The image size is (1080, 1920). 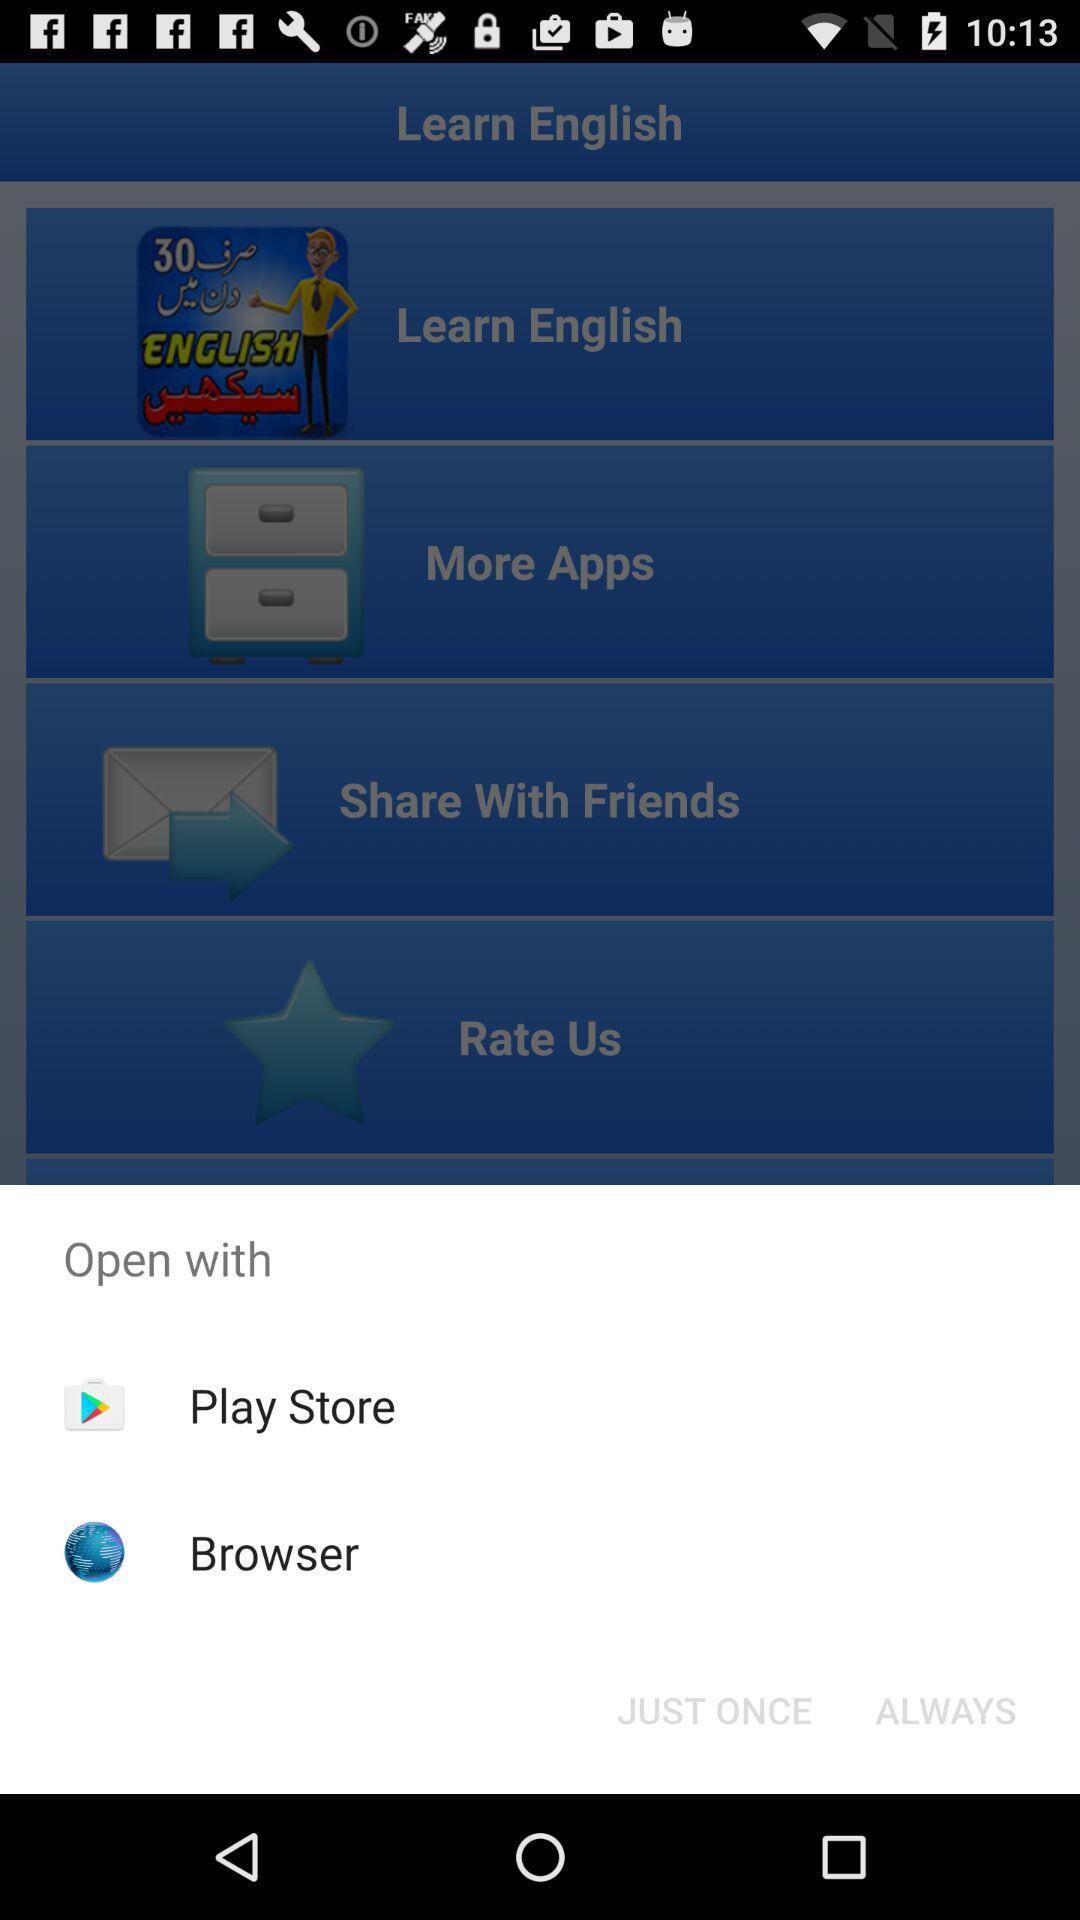 I want to click on item at the bottom right corner, so click(x=945, y=1708).